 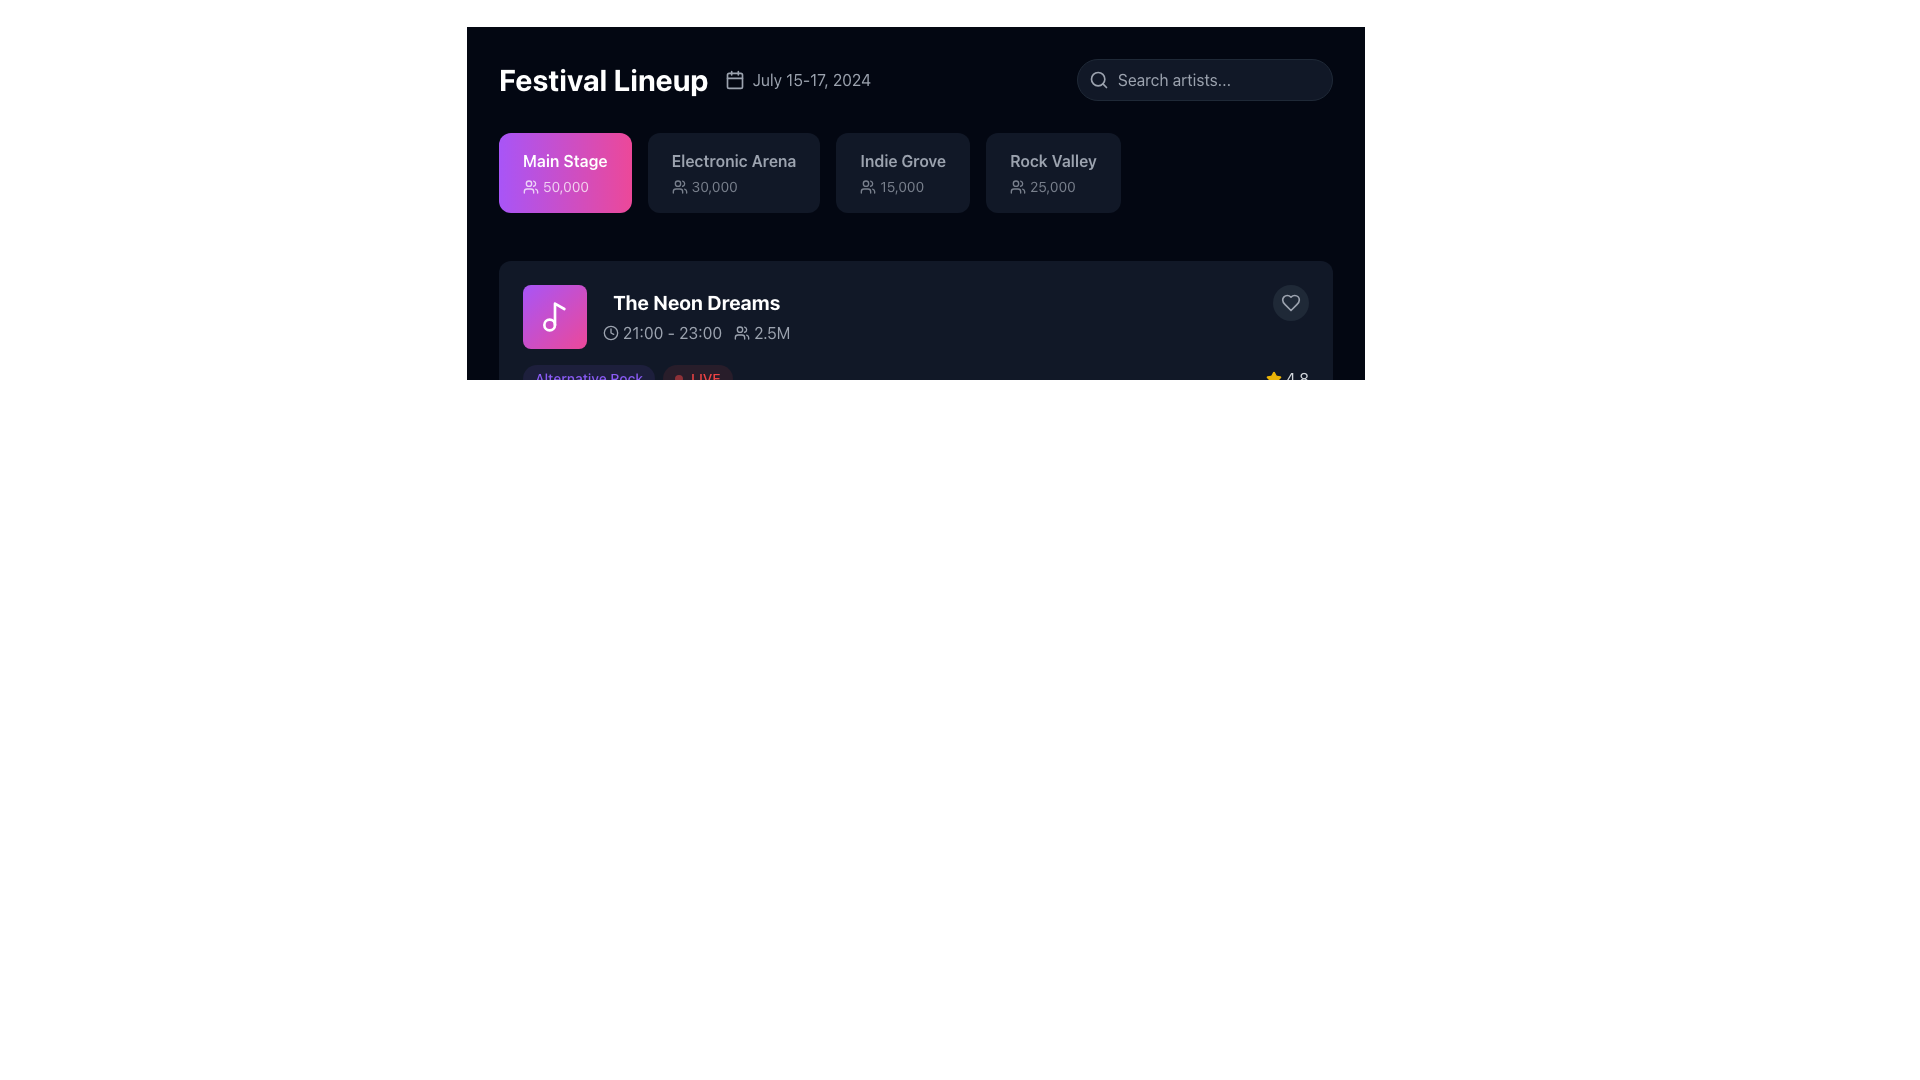 I want to click on the Event card for 'The Neon Dreams' scheduled from 21:00 to 23:00 with 2.5M attendees, located in the middle row of the event list below the 'Festival Lineup' header, so click(x=656, y=315).